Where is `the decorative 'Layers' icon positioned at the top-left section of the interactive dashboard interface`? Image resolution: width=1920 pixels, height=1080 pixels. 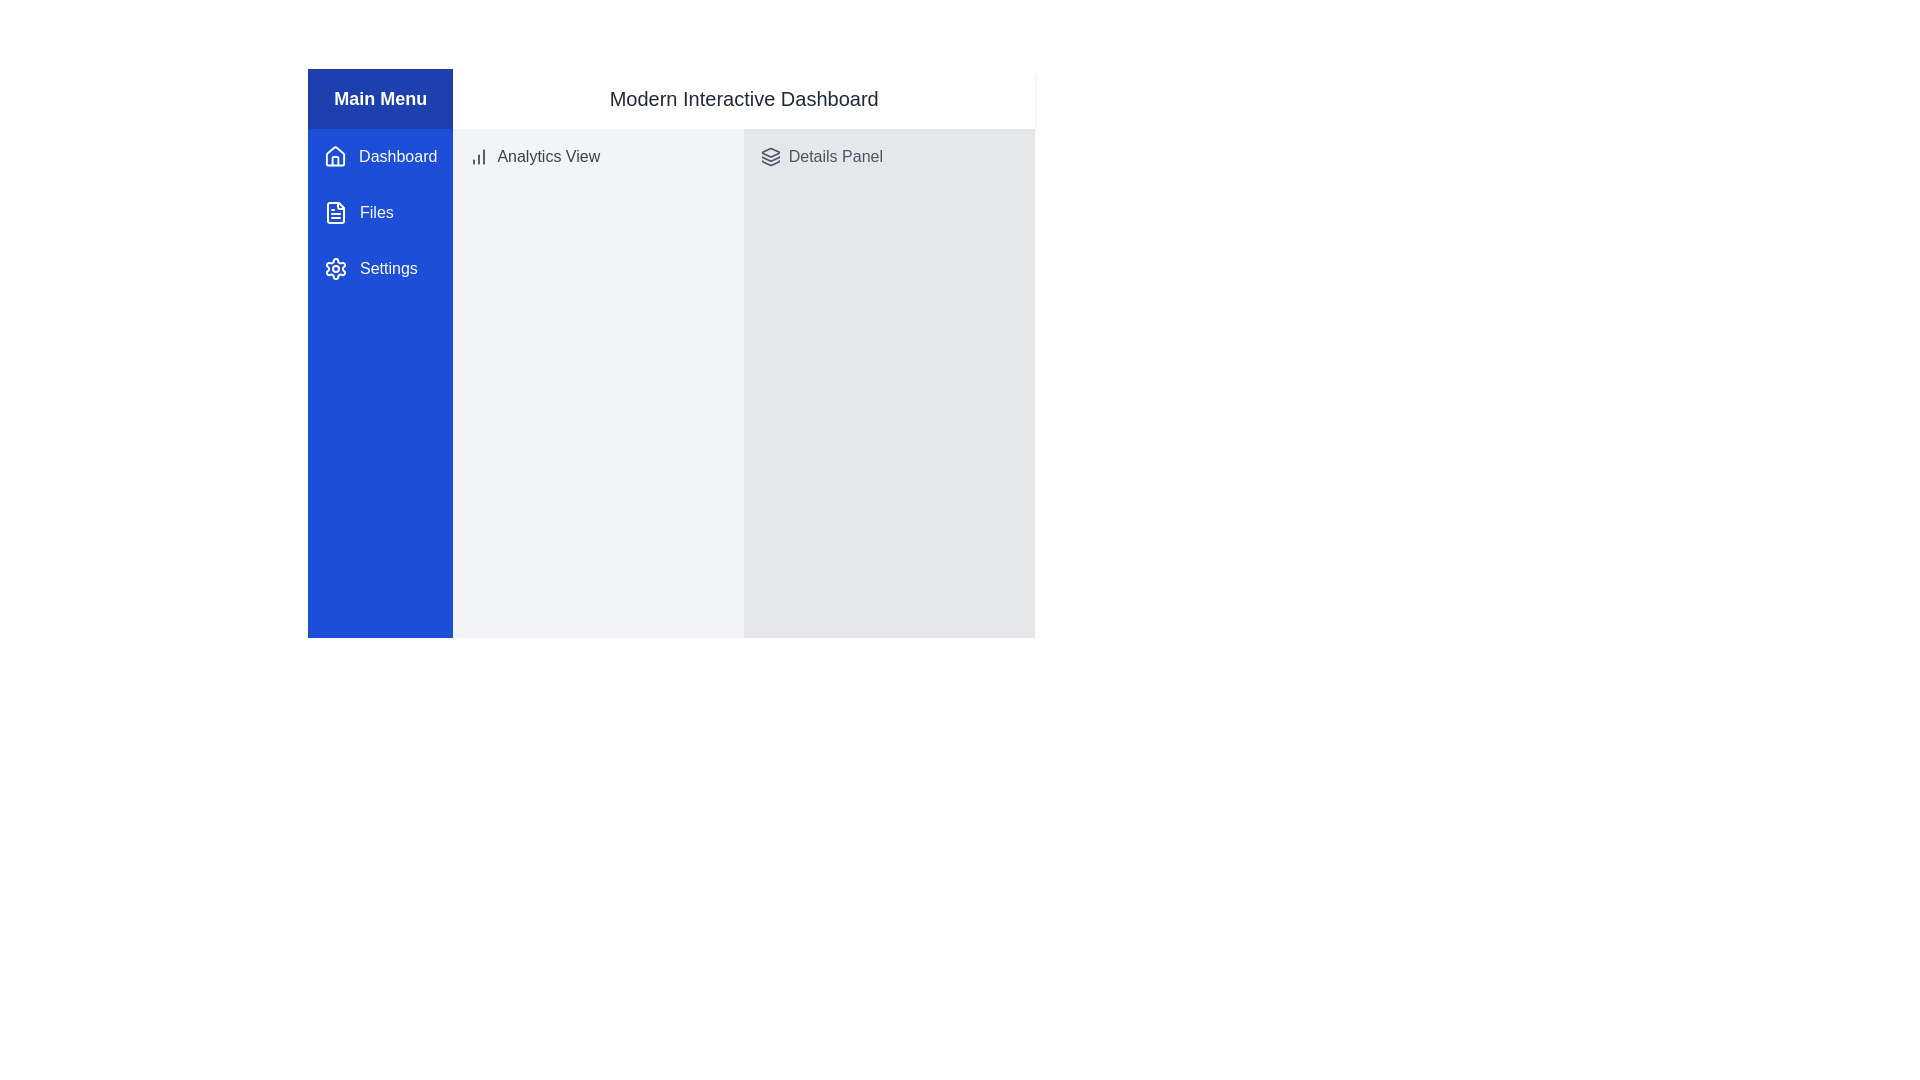
the decorative 'Layers' icon positioned at the top-left section of the interactive dashboard interface is located at coordinates (769, 151).